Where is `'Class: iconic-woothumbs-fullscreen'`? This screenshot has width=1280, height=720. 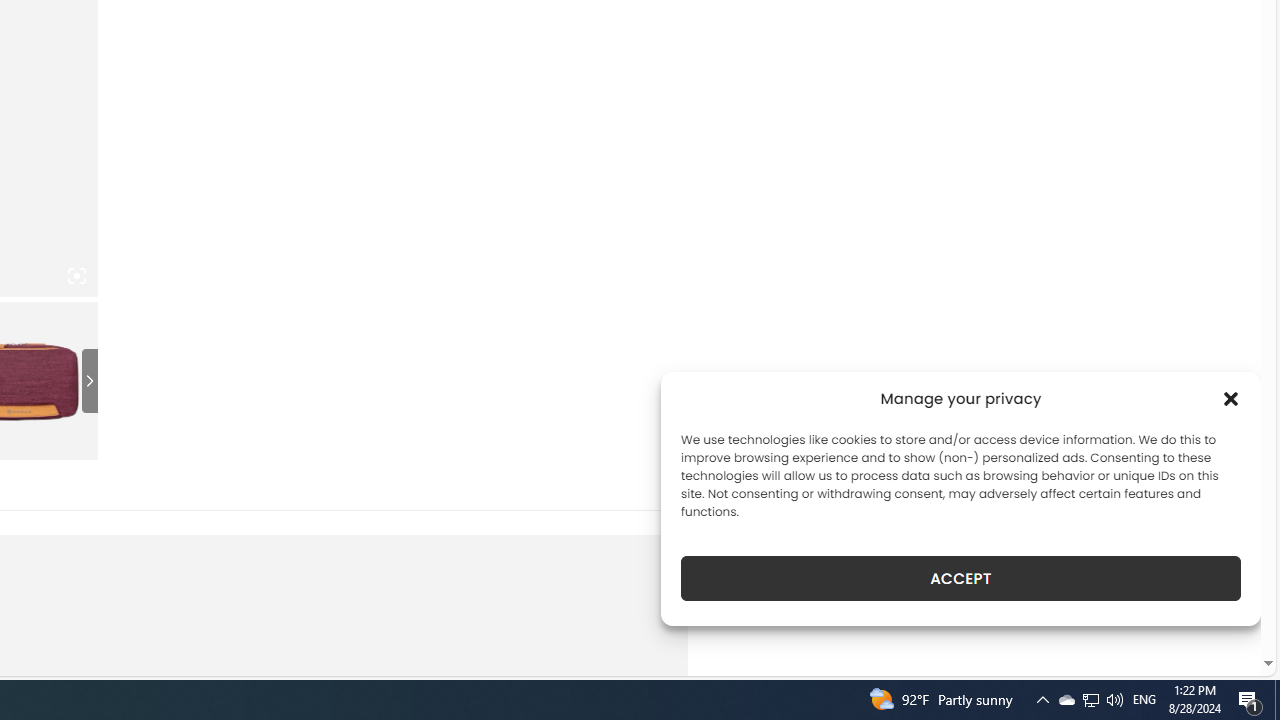
'Class: iconic-woothumbs-fullscreen' is located at coordinates (76, 276).